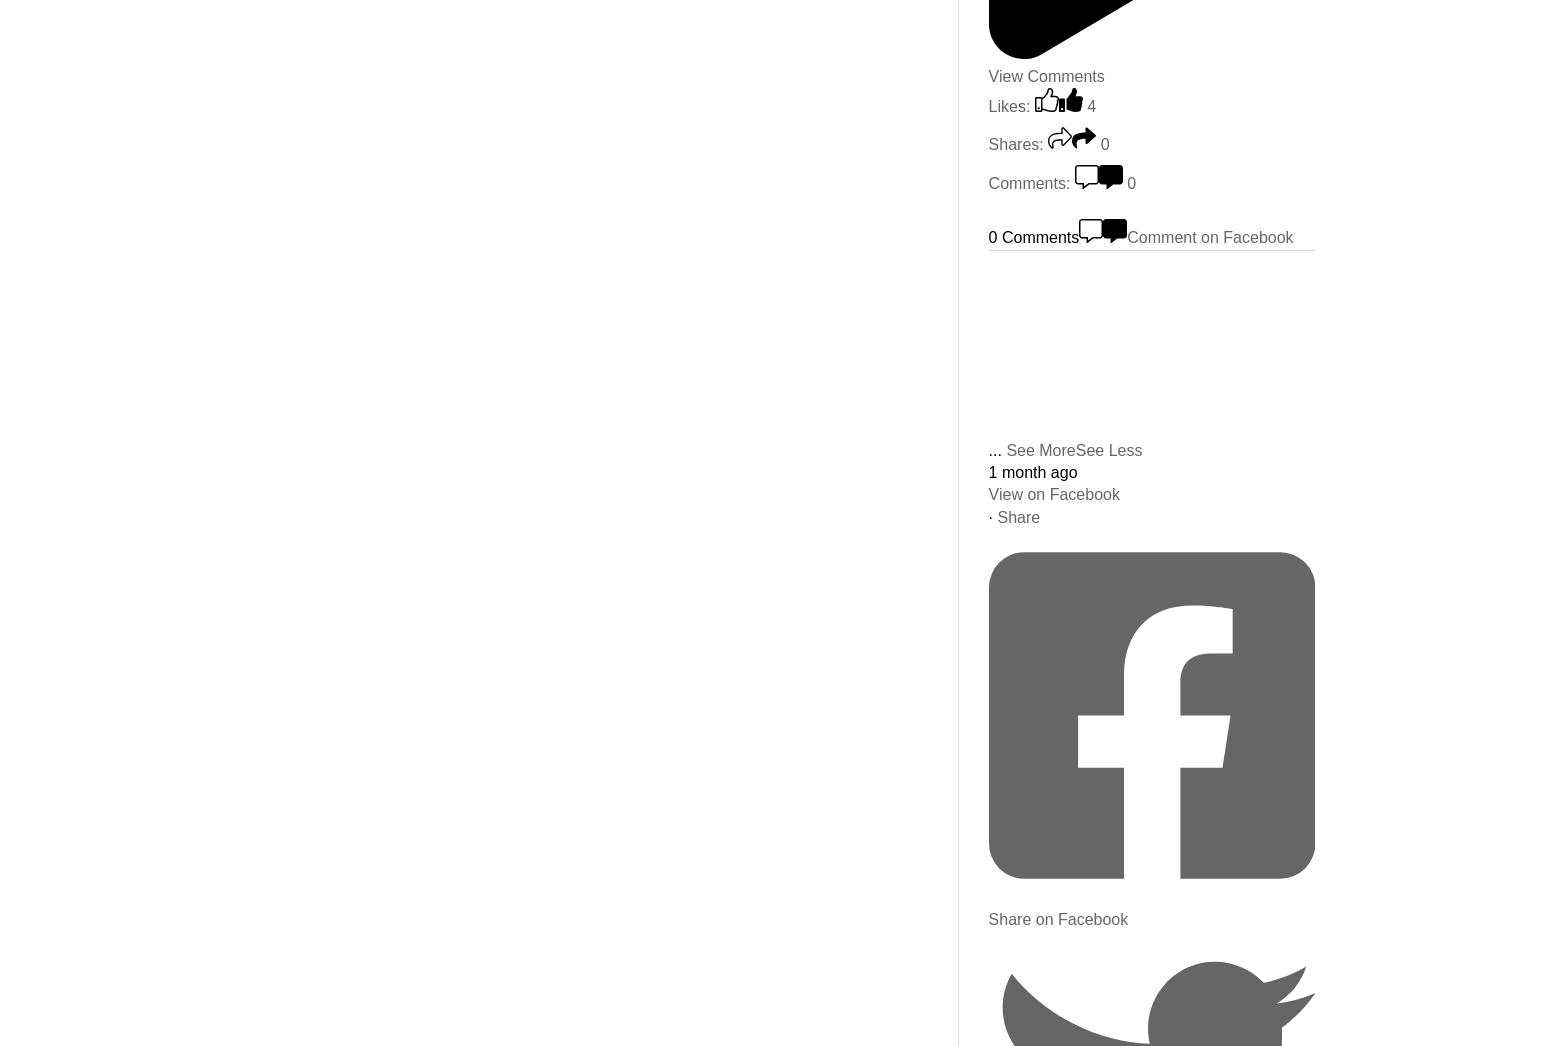 This screenshot has width=1550, height=1046. What do you see at coordinates (1029, 182) in the screenshot?
I see `'Comments:'` at bounding box center [1029, 182].